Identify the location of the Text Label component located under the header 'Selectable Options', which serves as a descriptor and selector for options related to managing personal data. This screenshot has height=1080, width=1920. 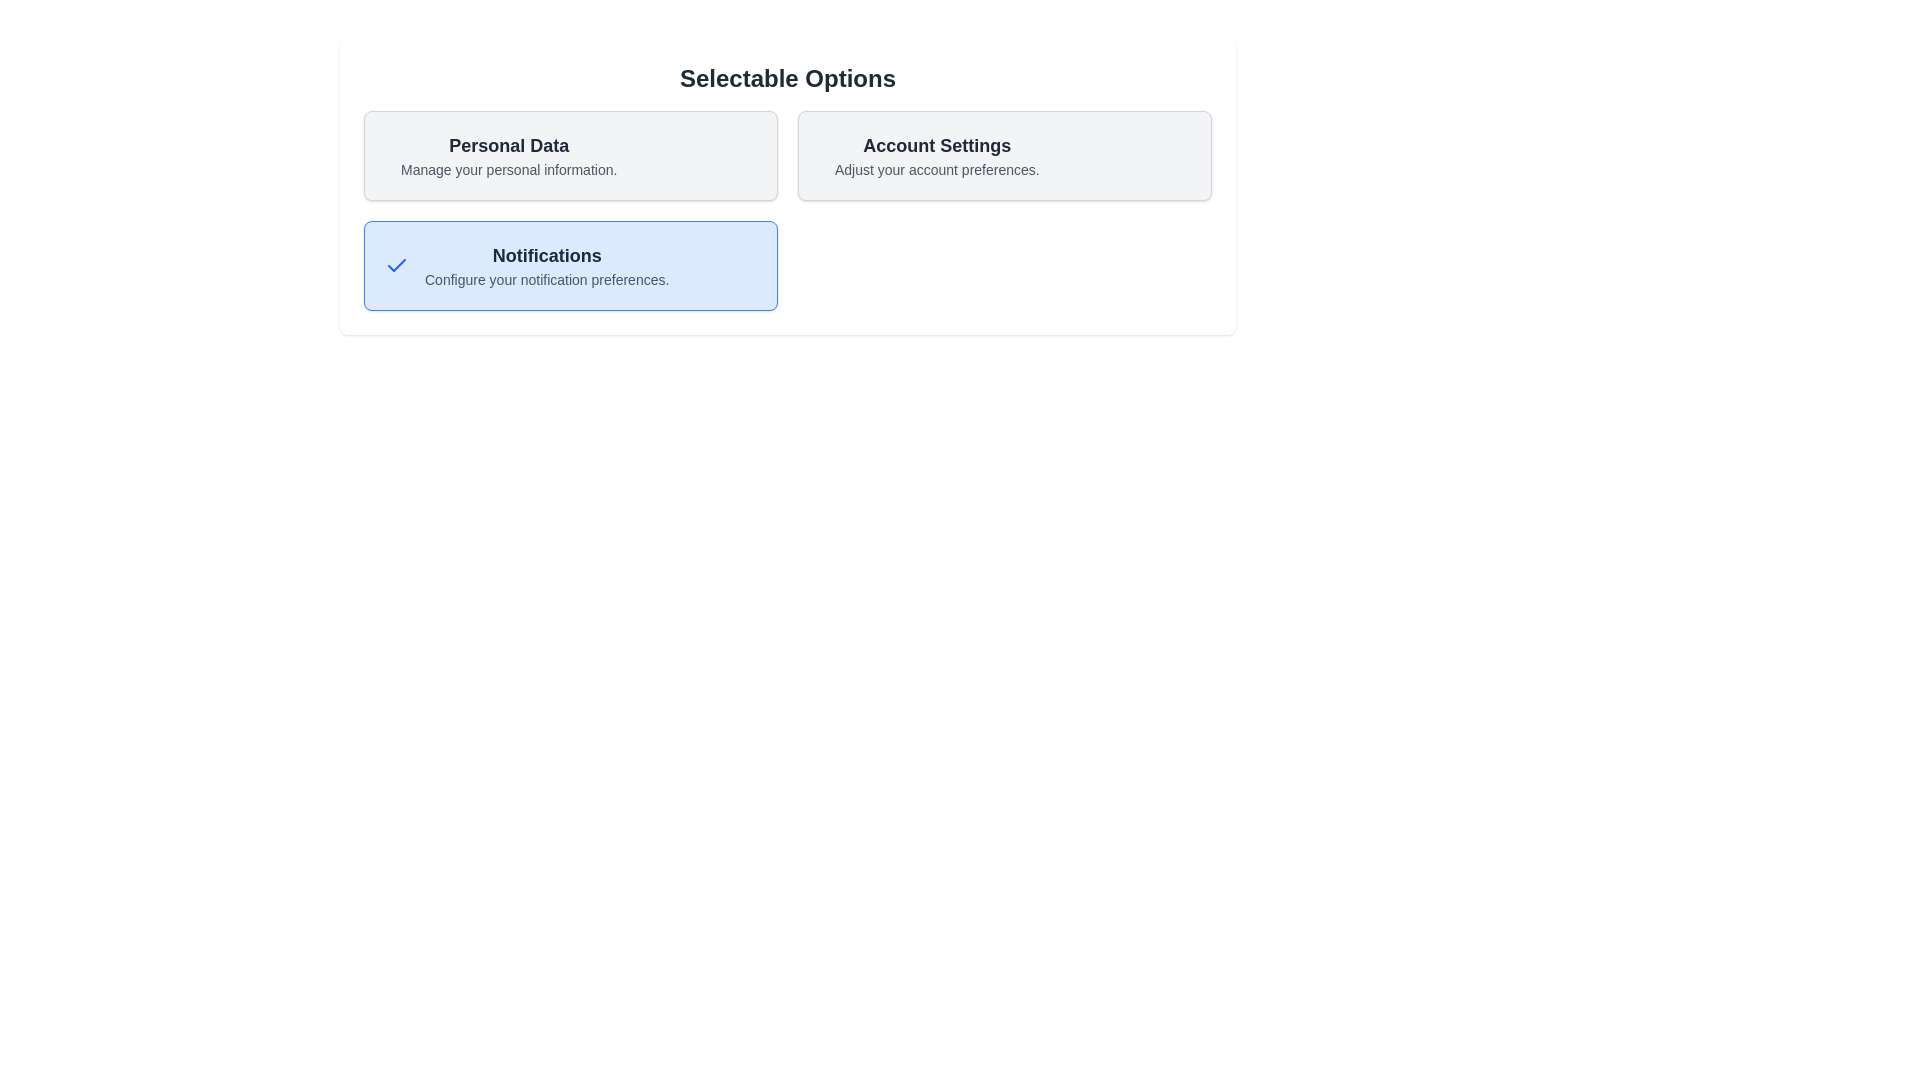
(509, 154).